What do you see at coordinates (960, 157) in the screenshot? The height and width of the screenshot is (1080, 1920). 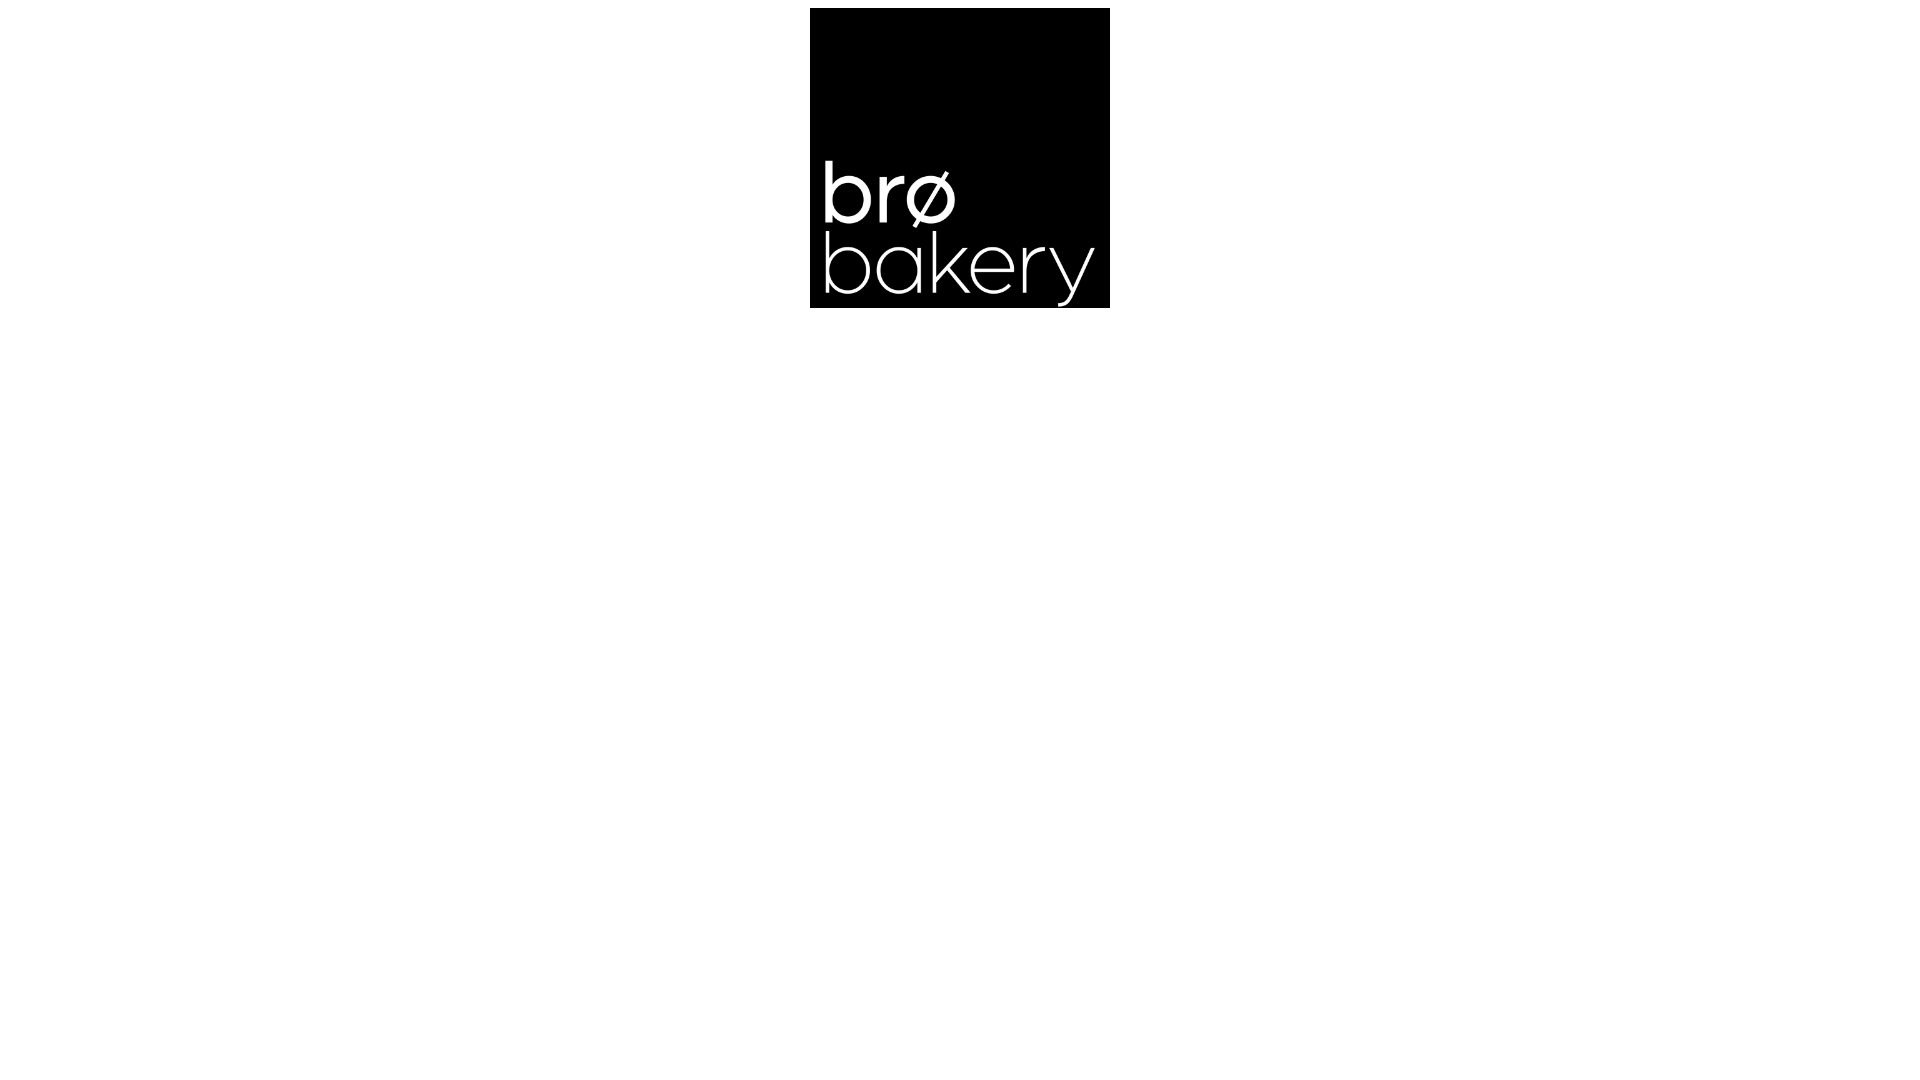 I see `'Bro Backery'` at bounding box center [960, 157].